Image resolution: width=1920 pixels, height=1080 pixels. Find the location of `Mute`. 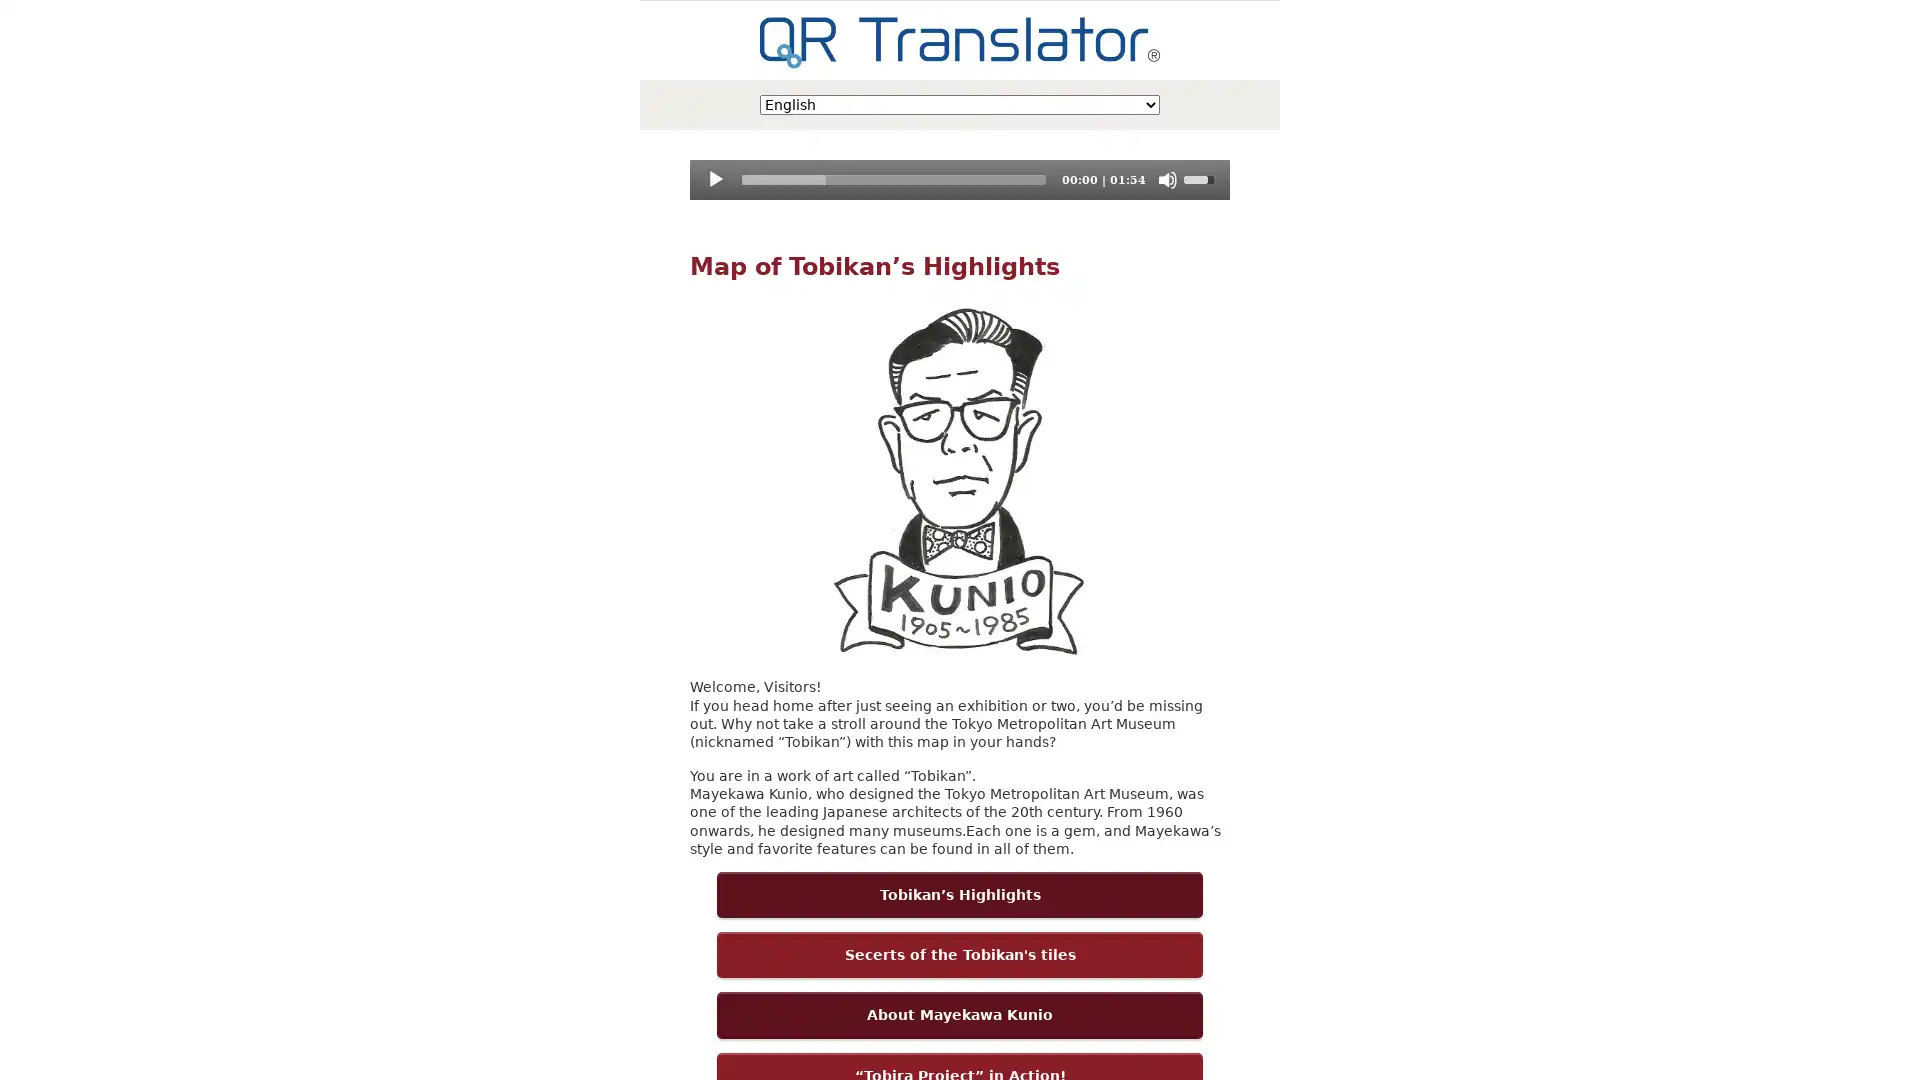

Mute is located at coordinates (1166, 180).